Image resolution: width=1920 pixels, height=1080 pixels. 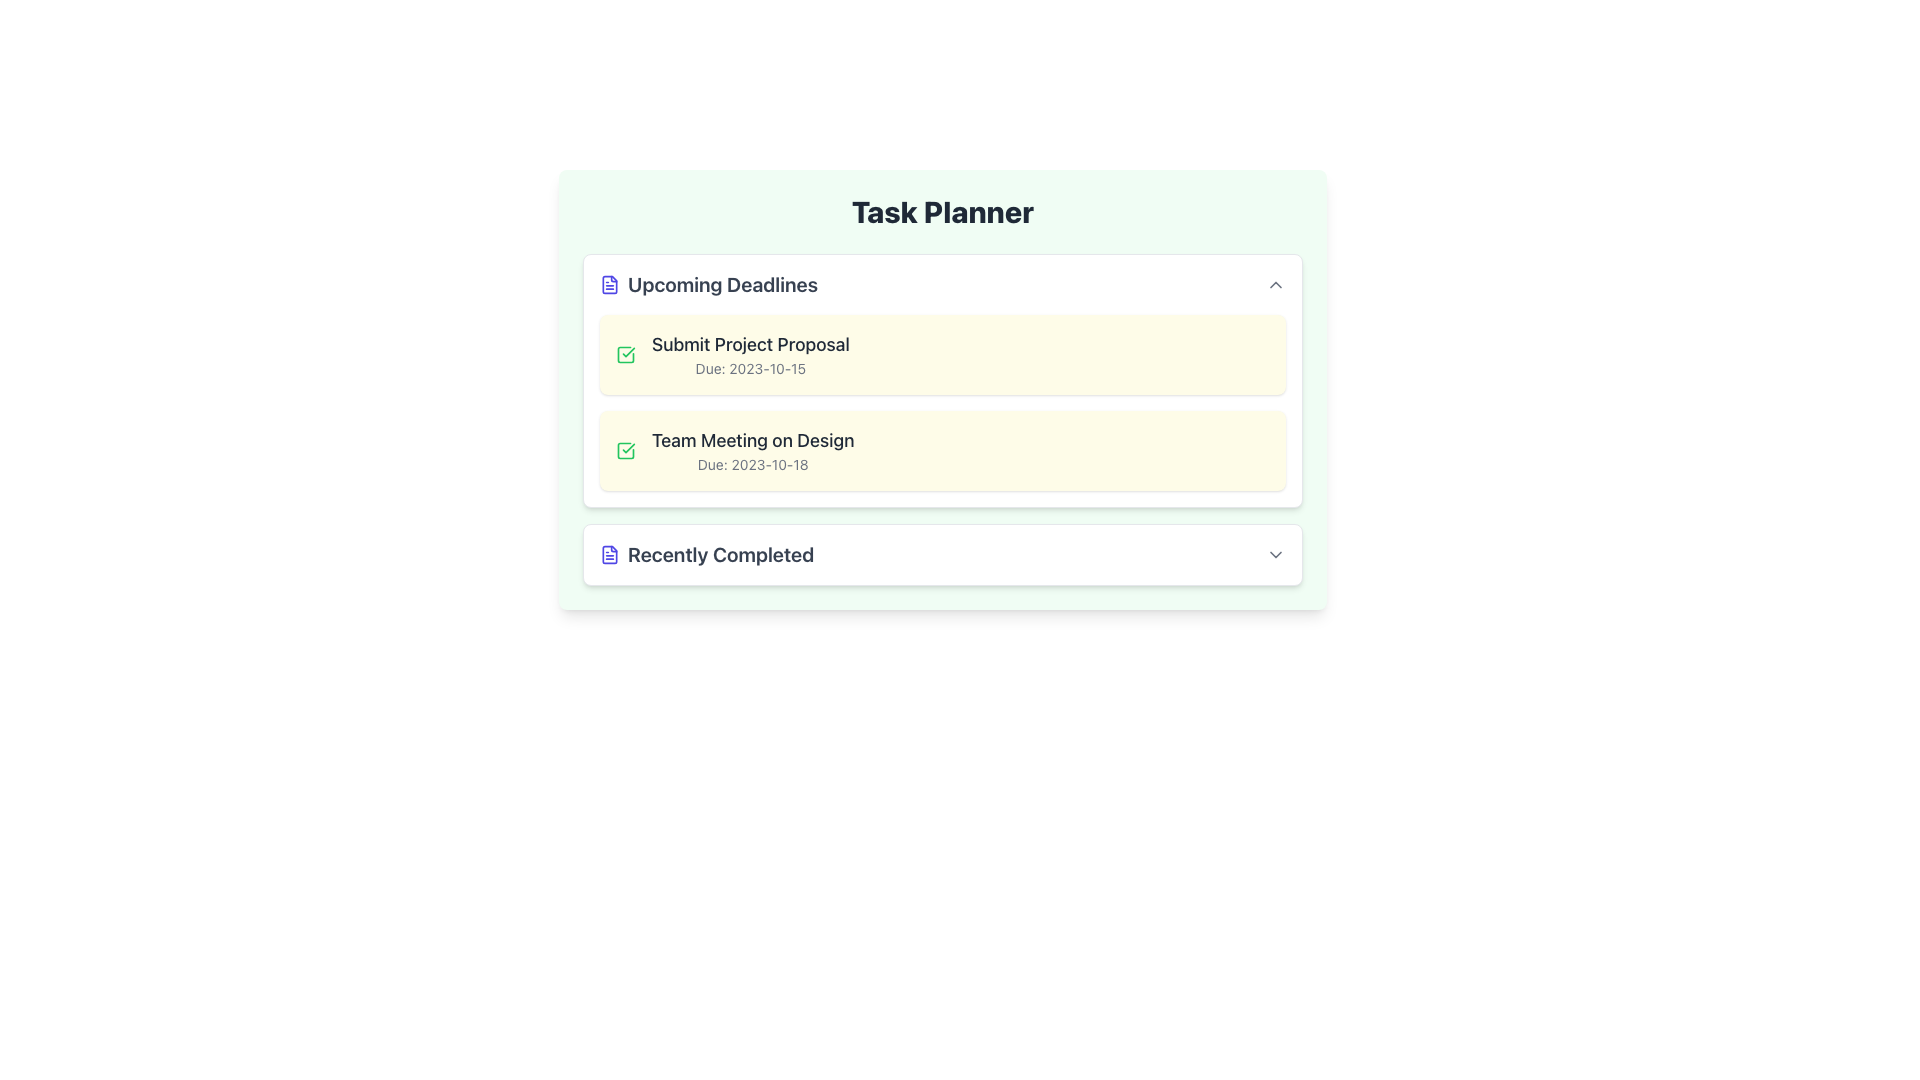 What do you see at coordinates (752, 451) in the screenshot?
I see `the text block displaying 'Team Meeting on Design' with a light-yellow background, located under 'Upcoming Deadlines'` at bounding box center [752, 451].